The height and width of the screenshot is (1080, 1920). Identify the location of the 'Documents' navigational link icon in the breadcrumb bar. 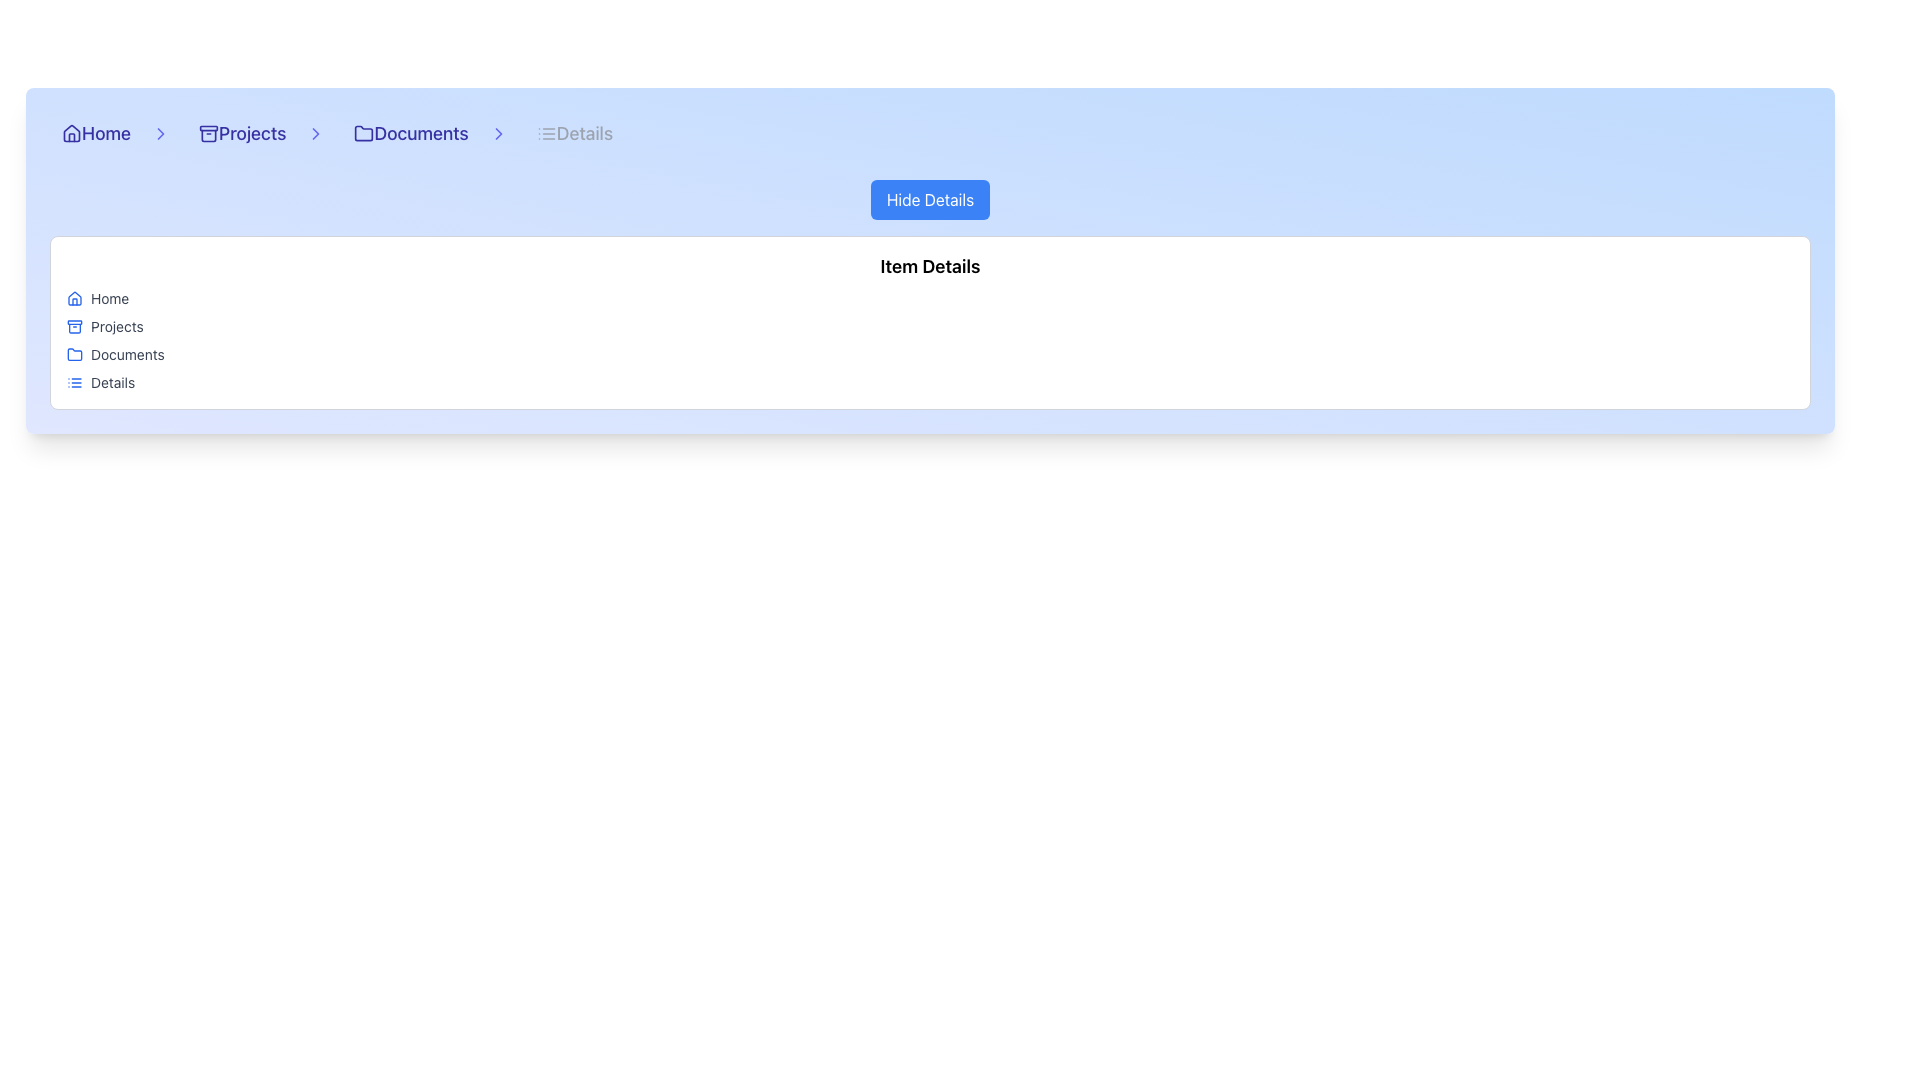
(424, 134).